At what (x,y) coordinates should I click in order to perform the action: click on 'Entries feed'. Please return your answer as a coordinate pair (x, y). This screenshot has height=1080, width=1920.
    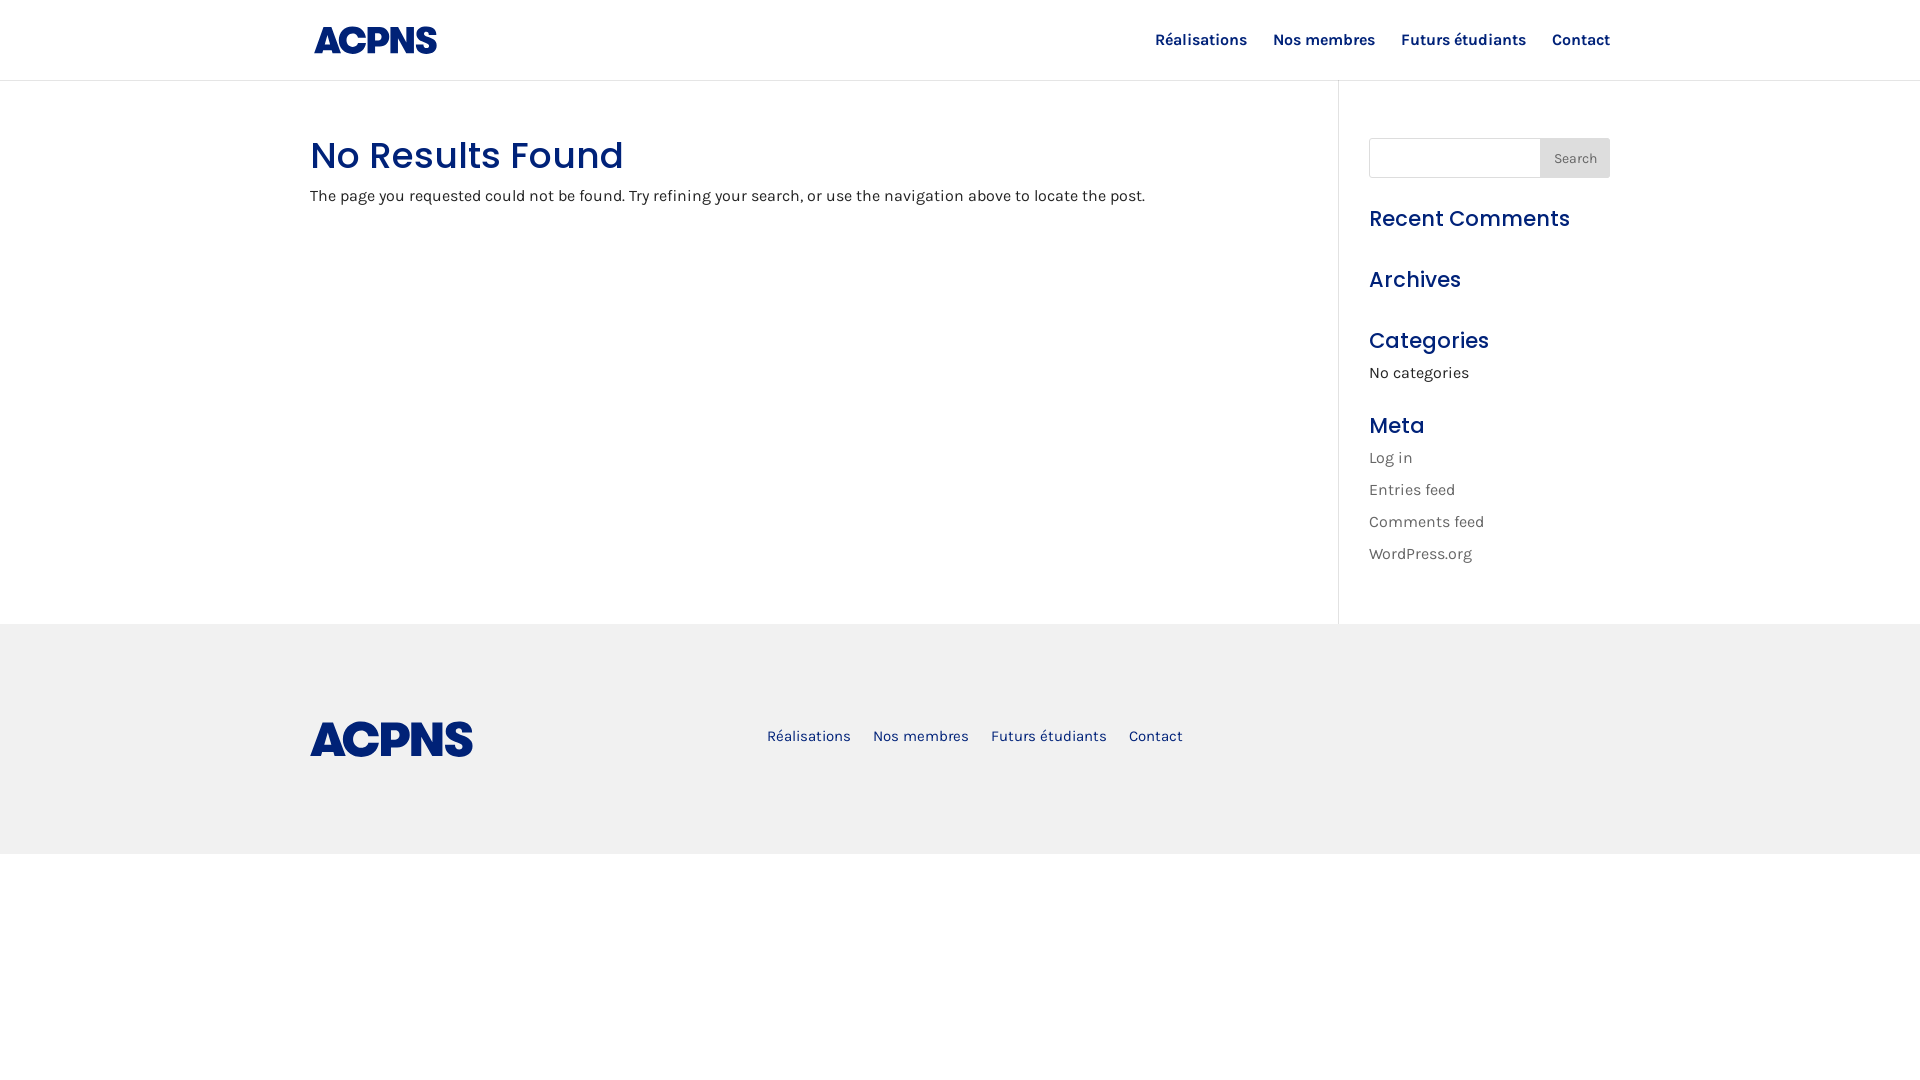
    Looking at the image, I should click on (1367, 489).